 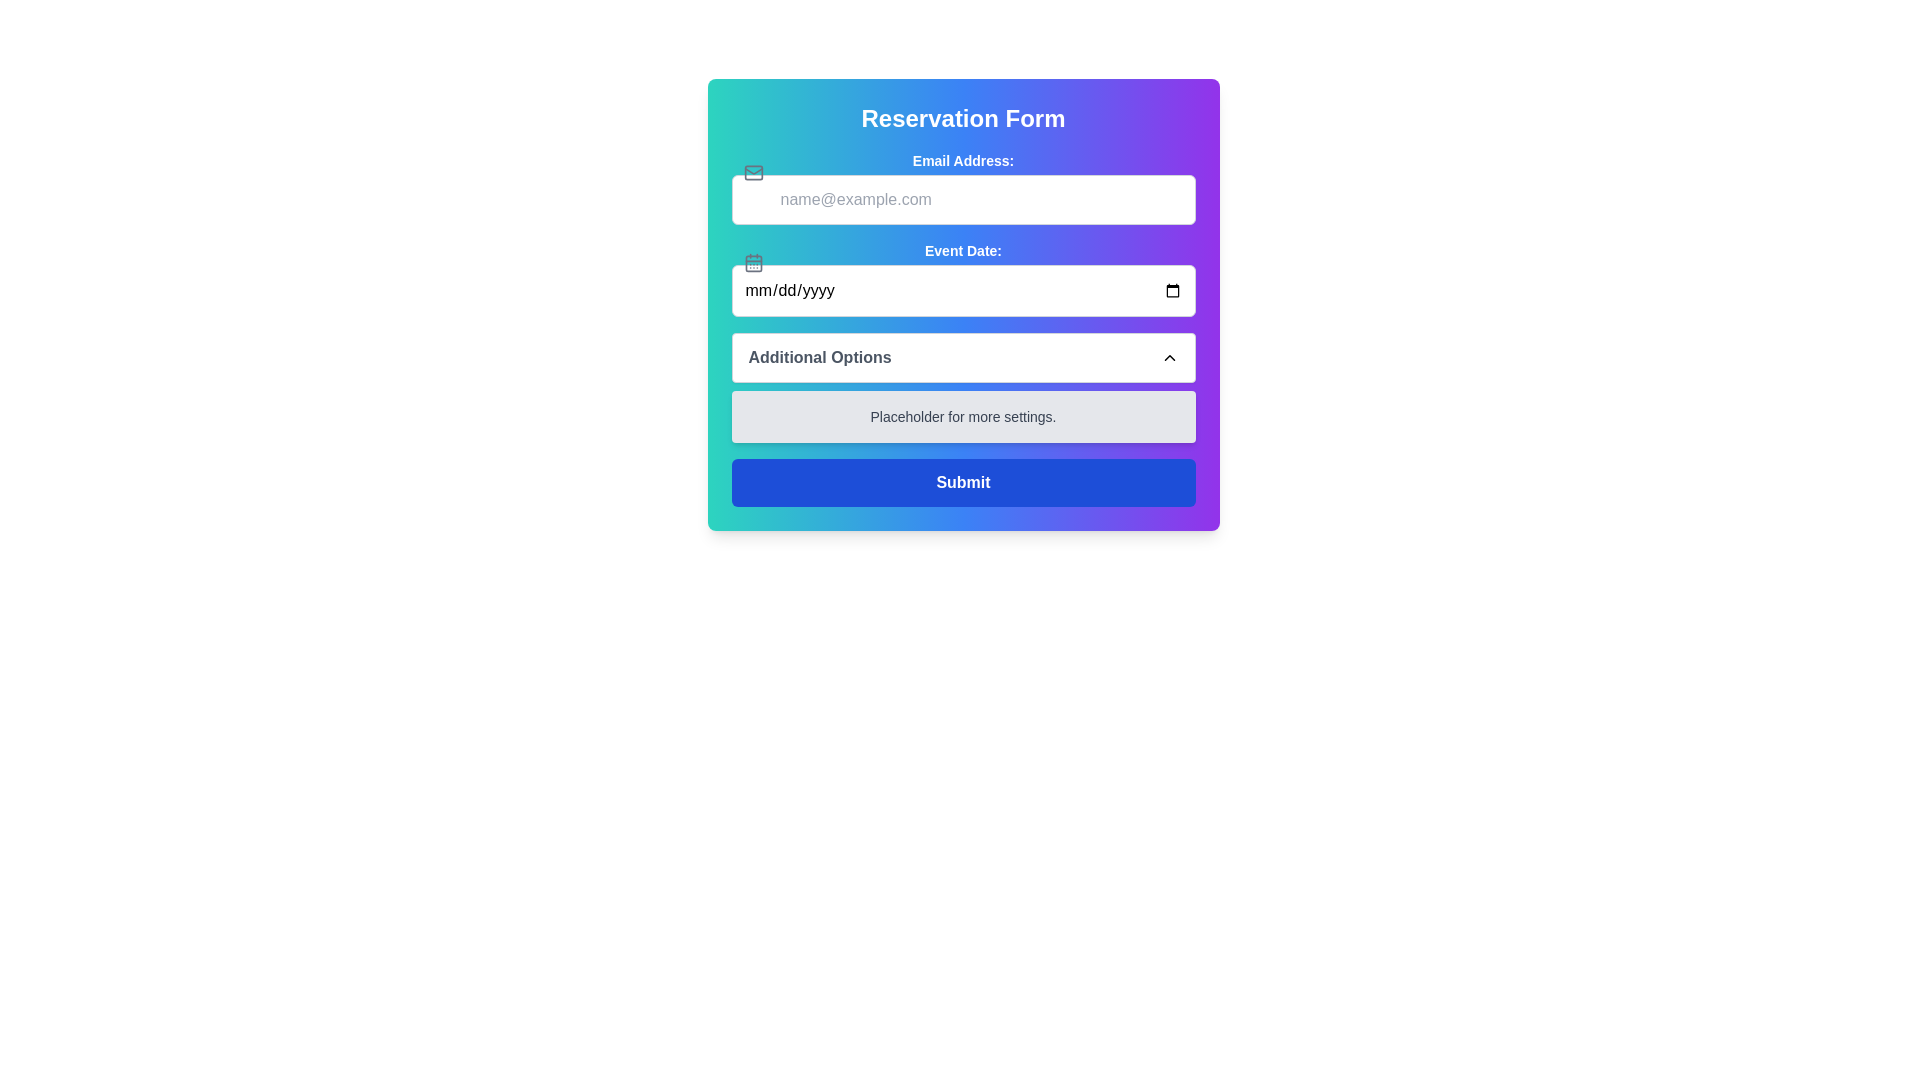 I want to click on the submit button located at the bottom of the form, so click(x=963, y=482).